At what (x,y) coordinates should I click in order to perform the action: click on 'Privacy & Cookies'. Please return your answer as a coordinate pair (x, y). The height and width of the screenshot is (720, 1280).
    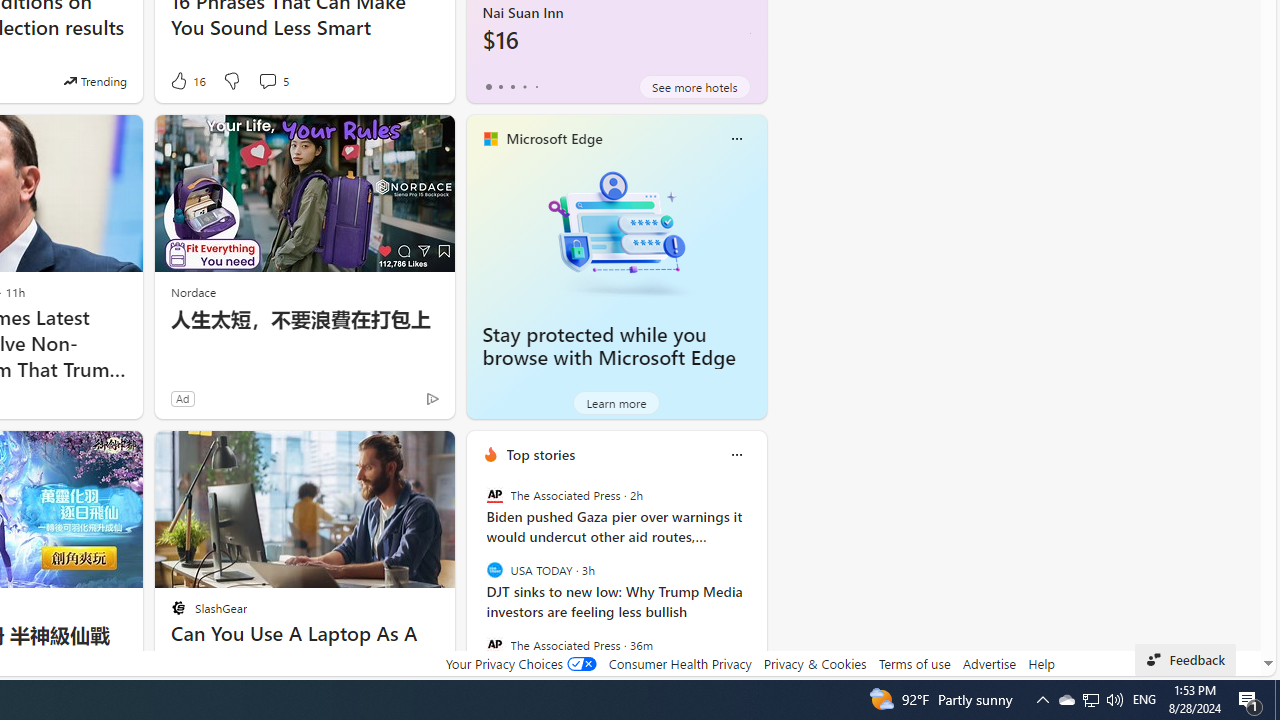
    Looking at the image, I should click on (814, 663).